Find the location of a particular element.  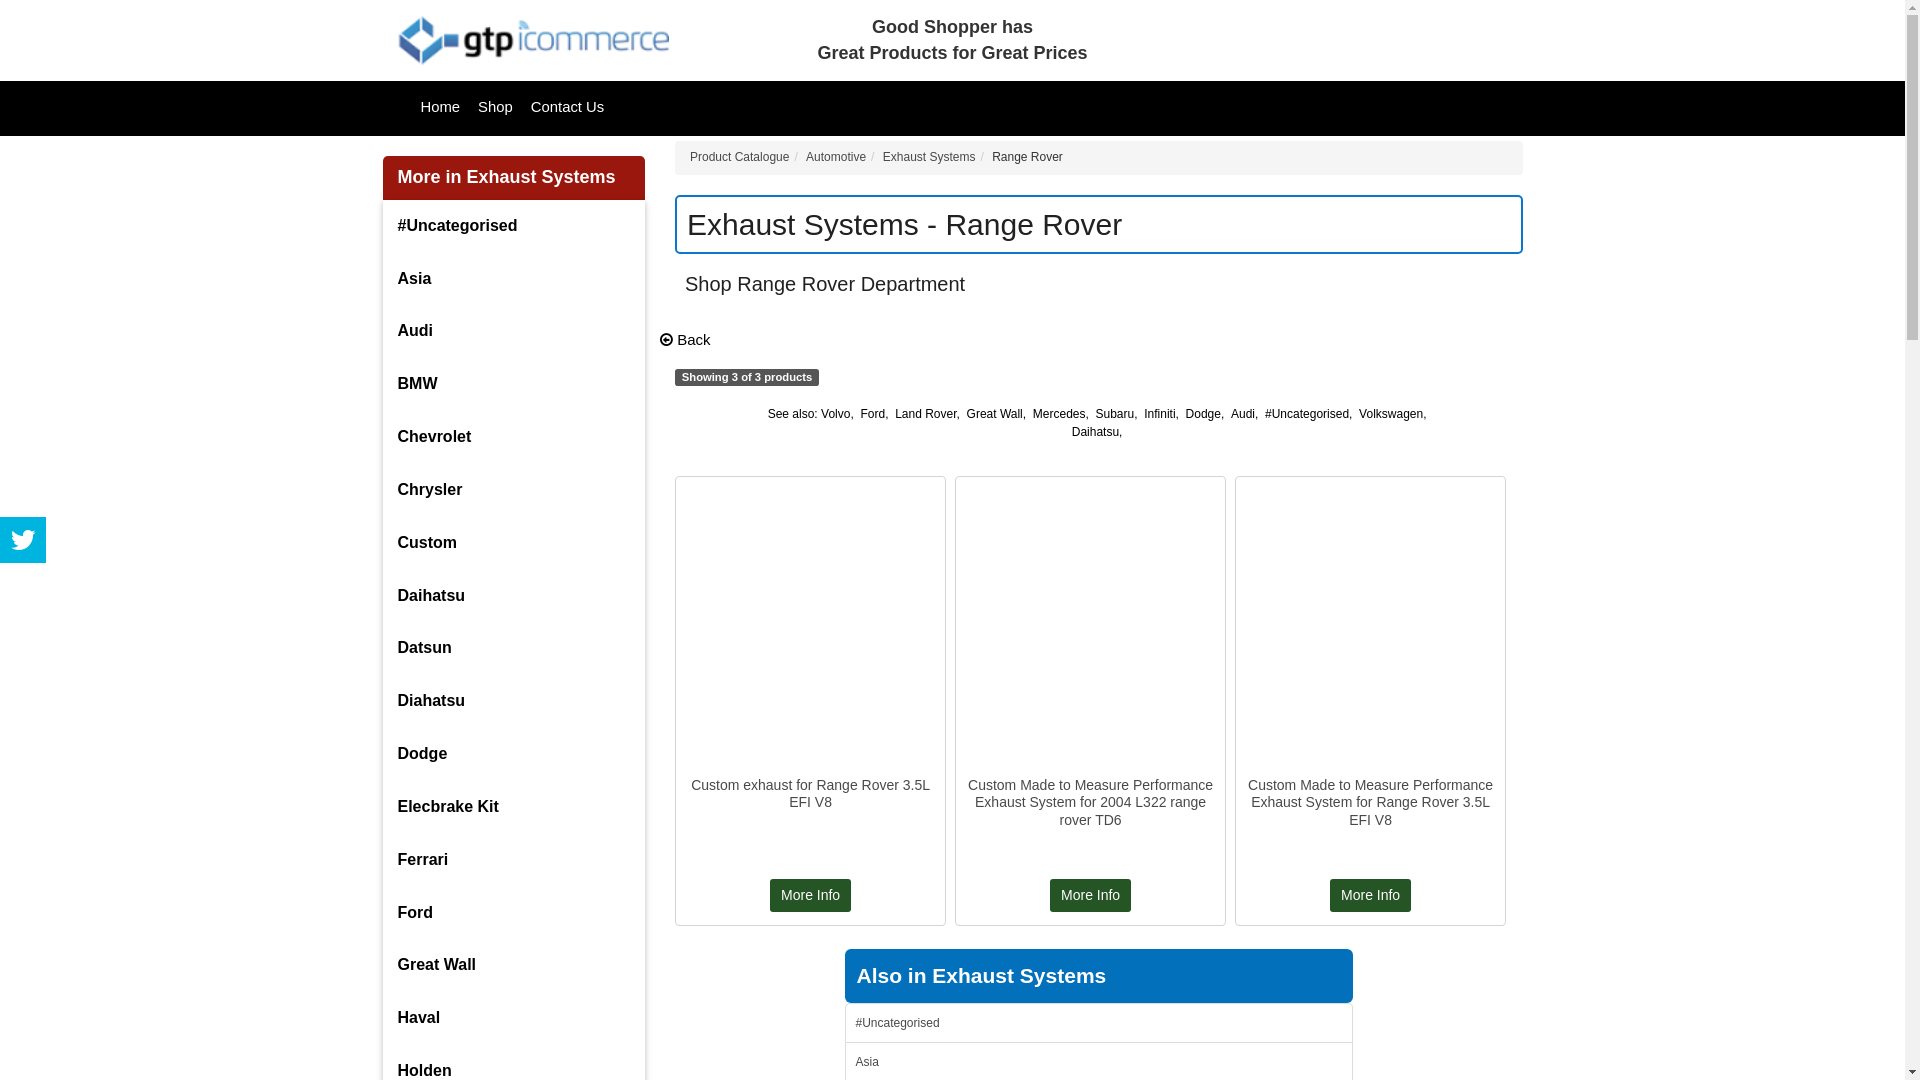

'Ford' is located at coordinates (872, 412).